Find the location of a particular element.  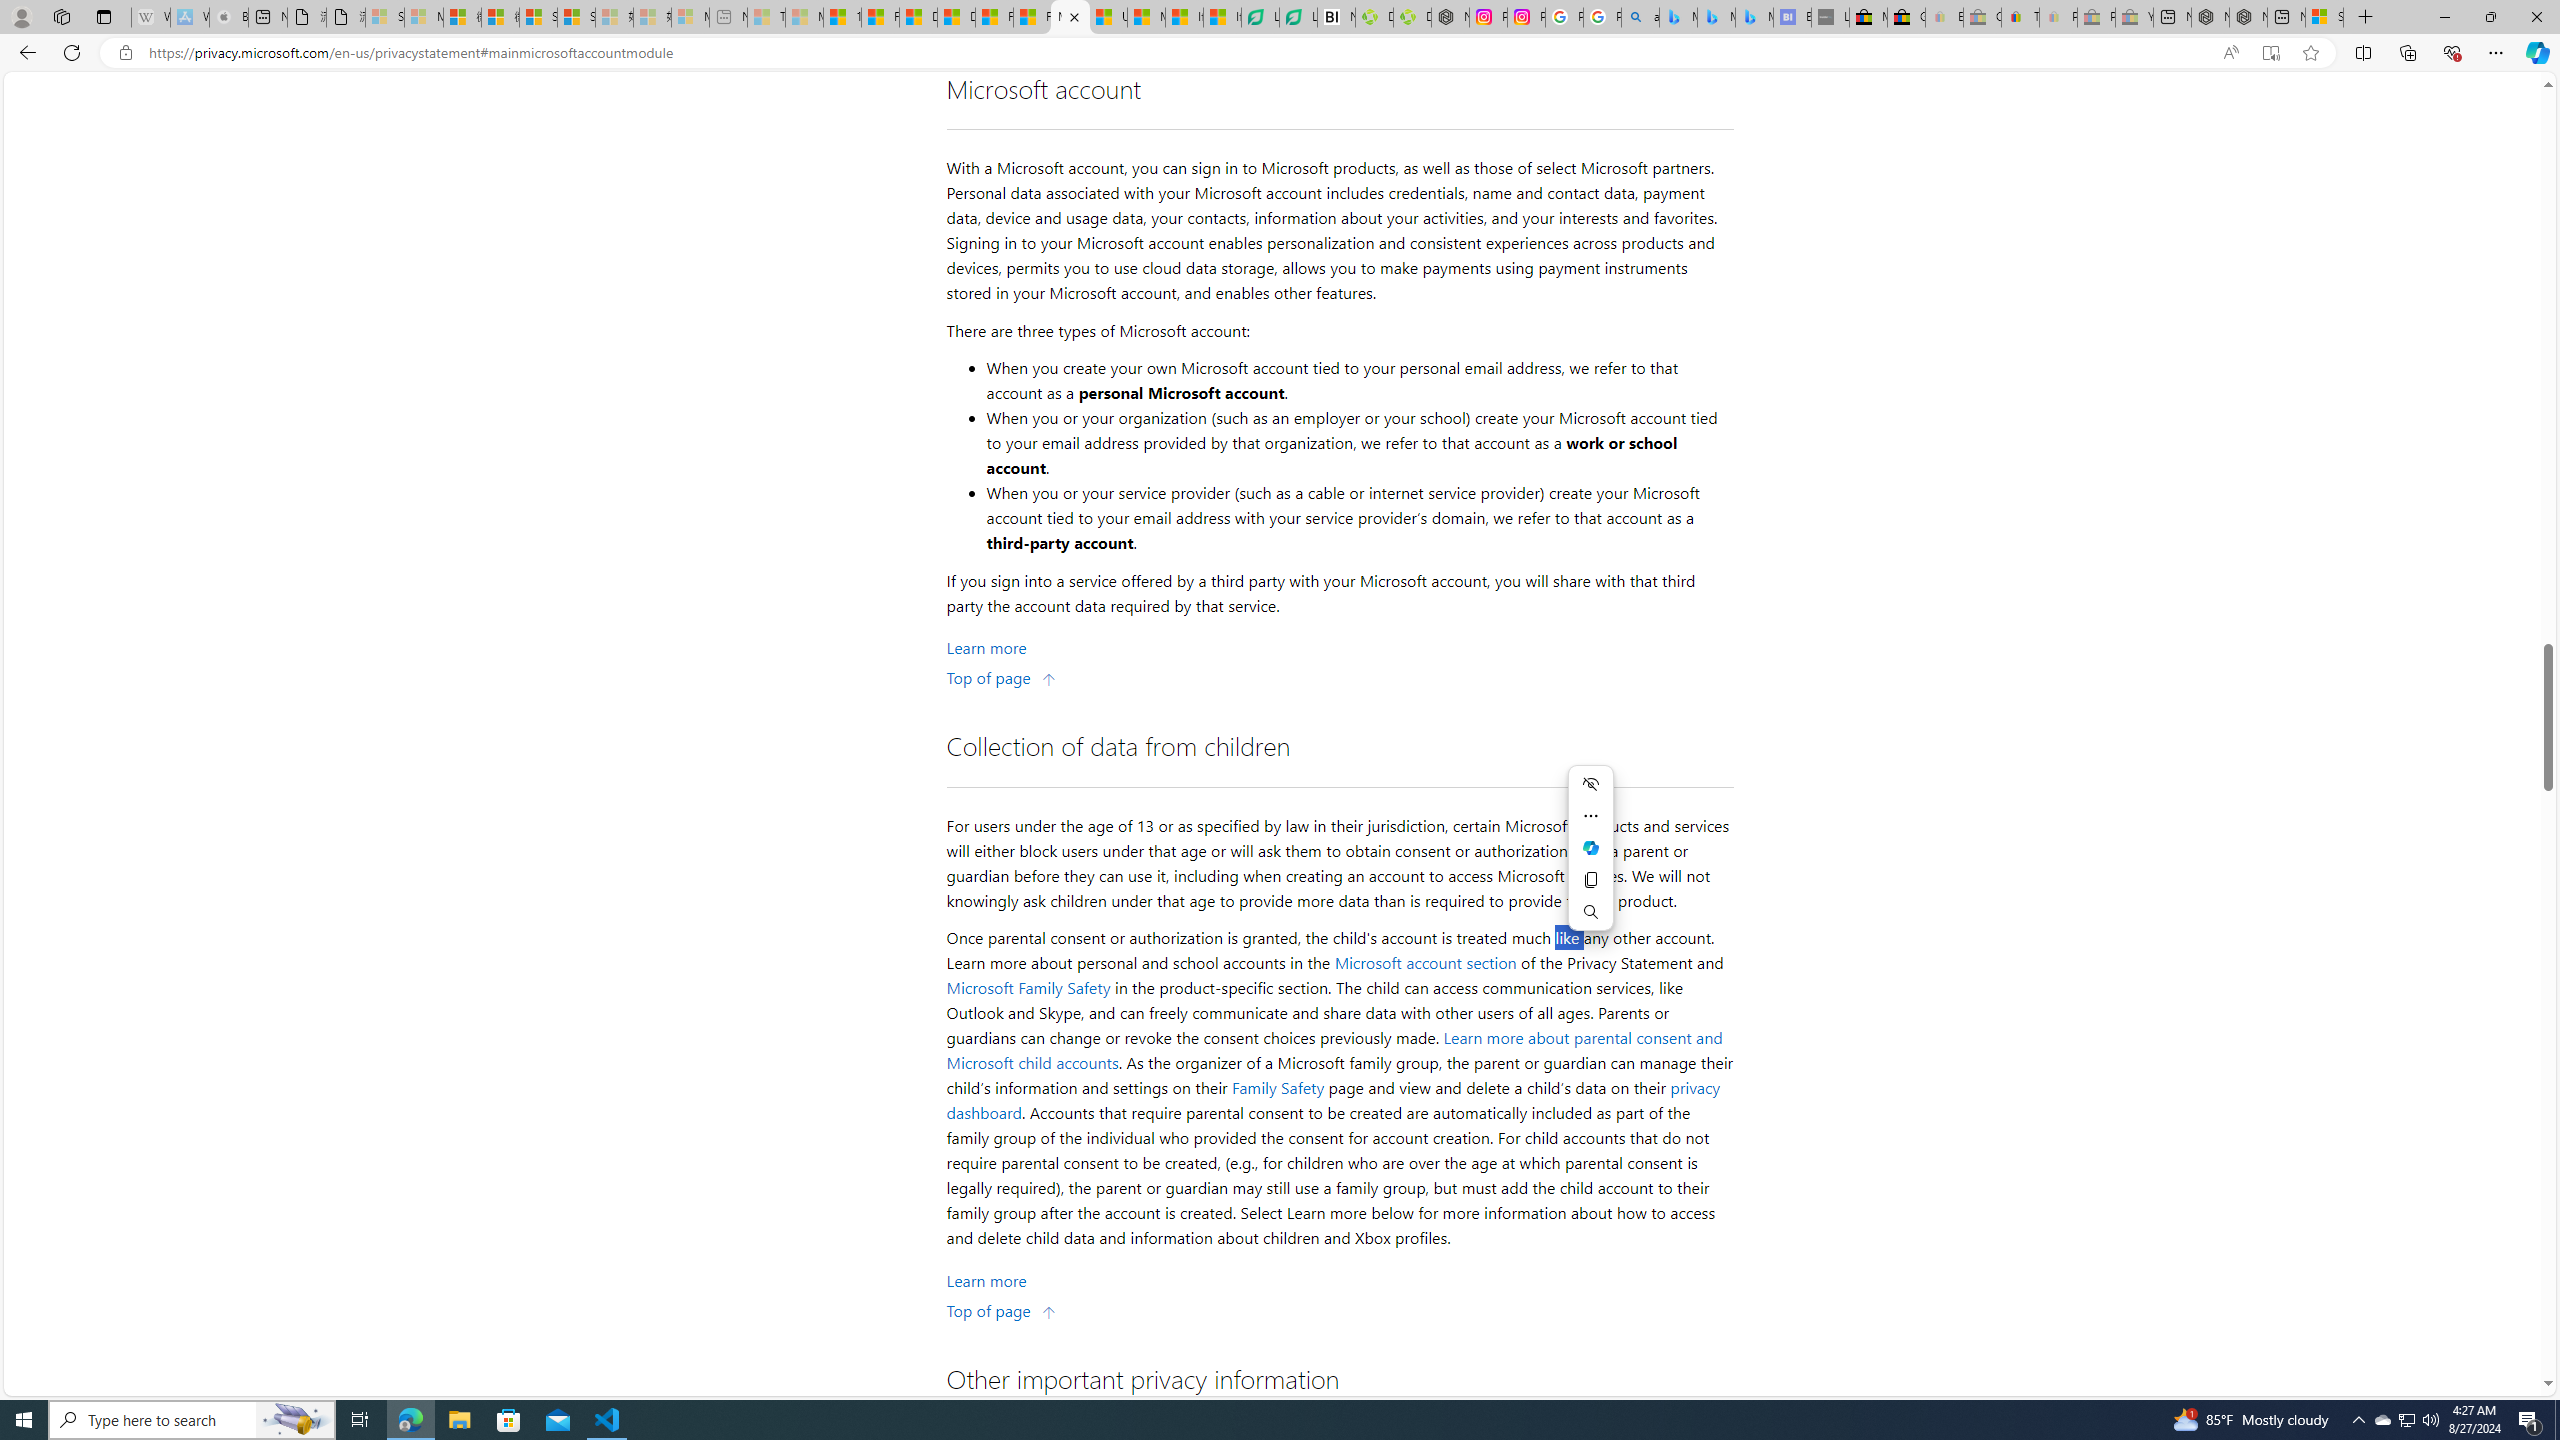

'Microsoft Bing Travel - Flights from Hong Kong to Bangkok' is located at coordinates (1678, 16).